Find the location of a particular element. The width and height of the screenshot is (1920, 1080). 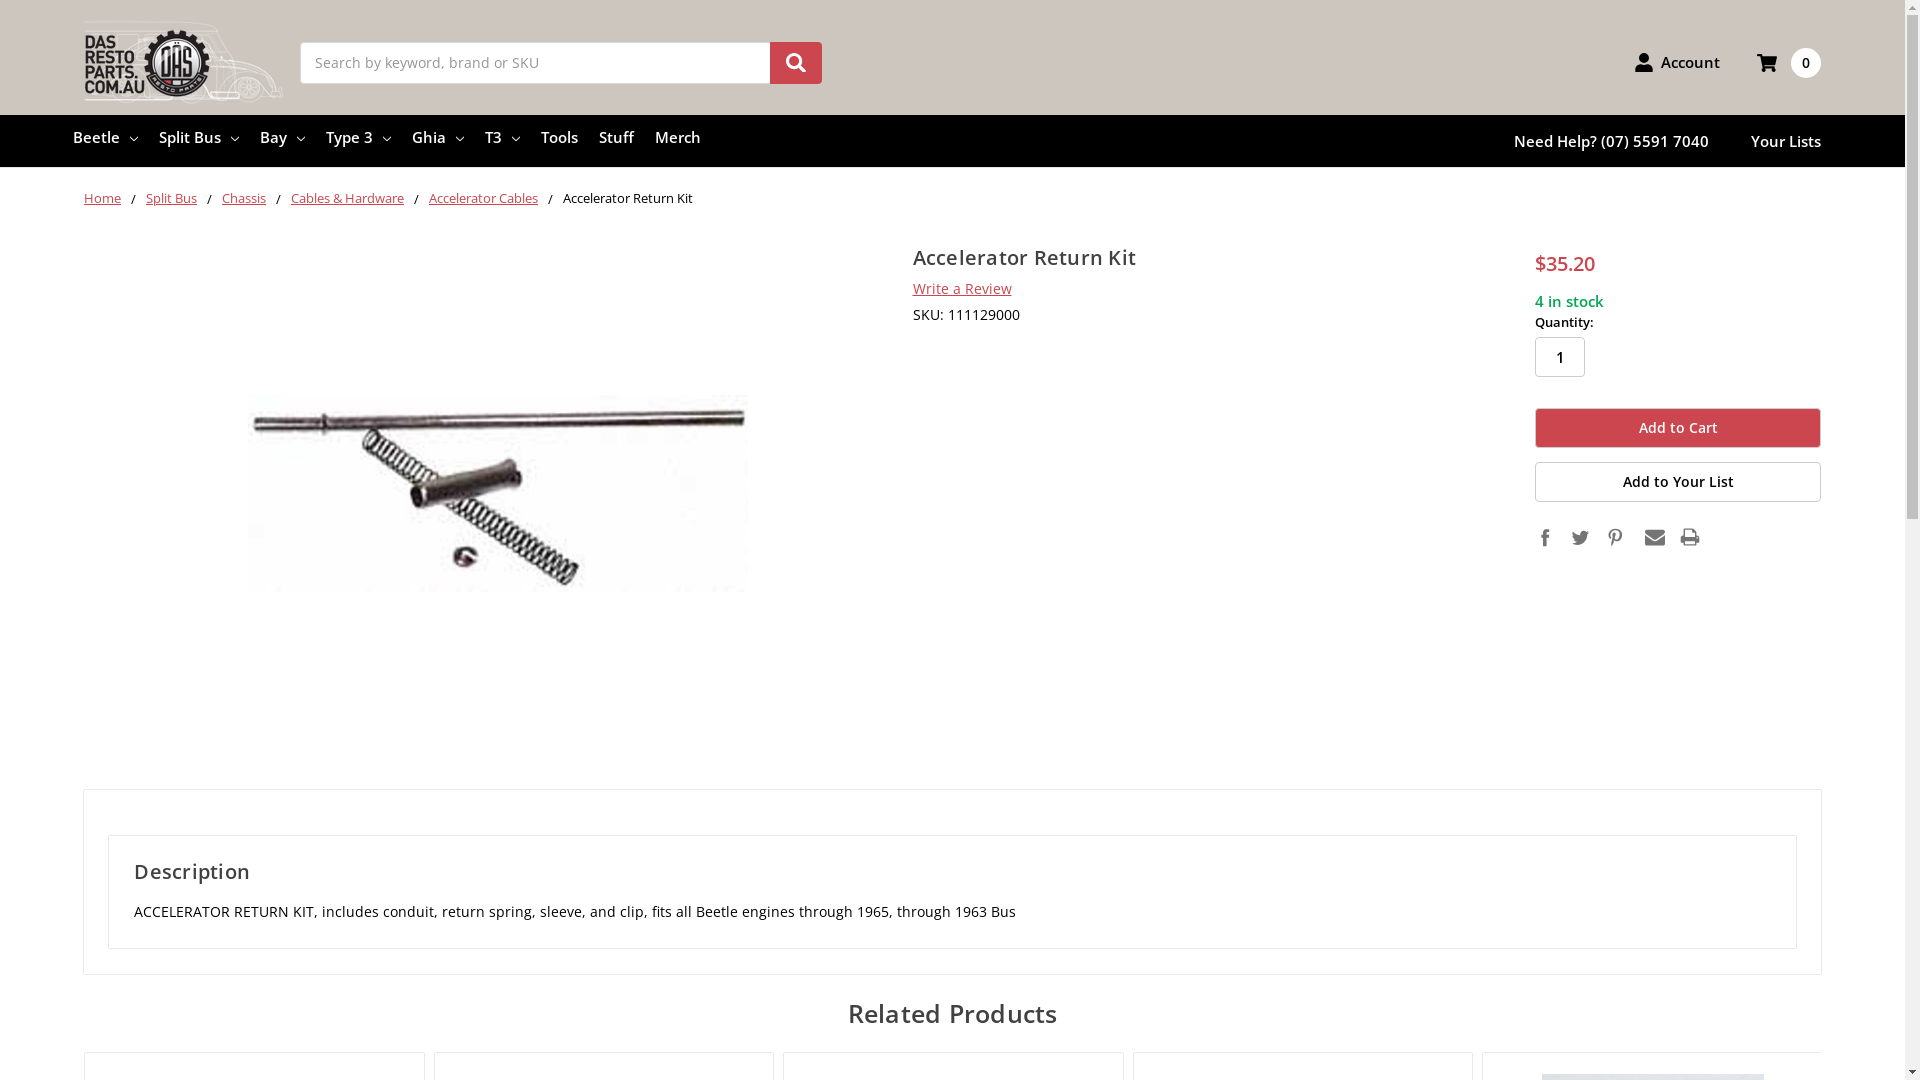

'Beetle' is located at coordinates (104, 136).